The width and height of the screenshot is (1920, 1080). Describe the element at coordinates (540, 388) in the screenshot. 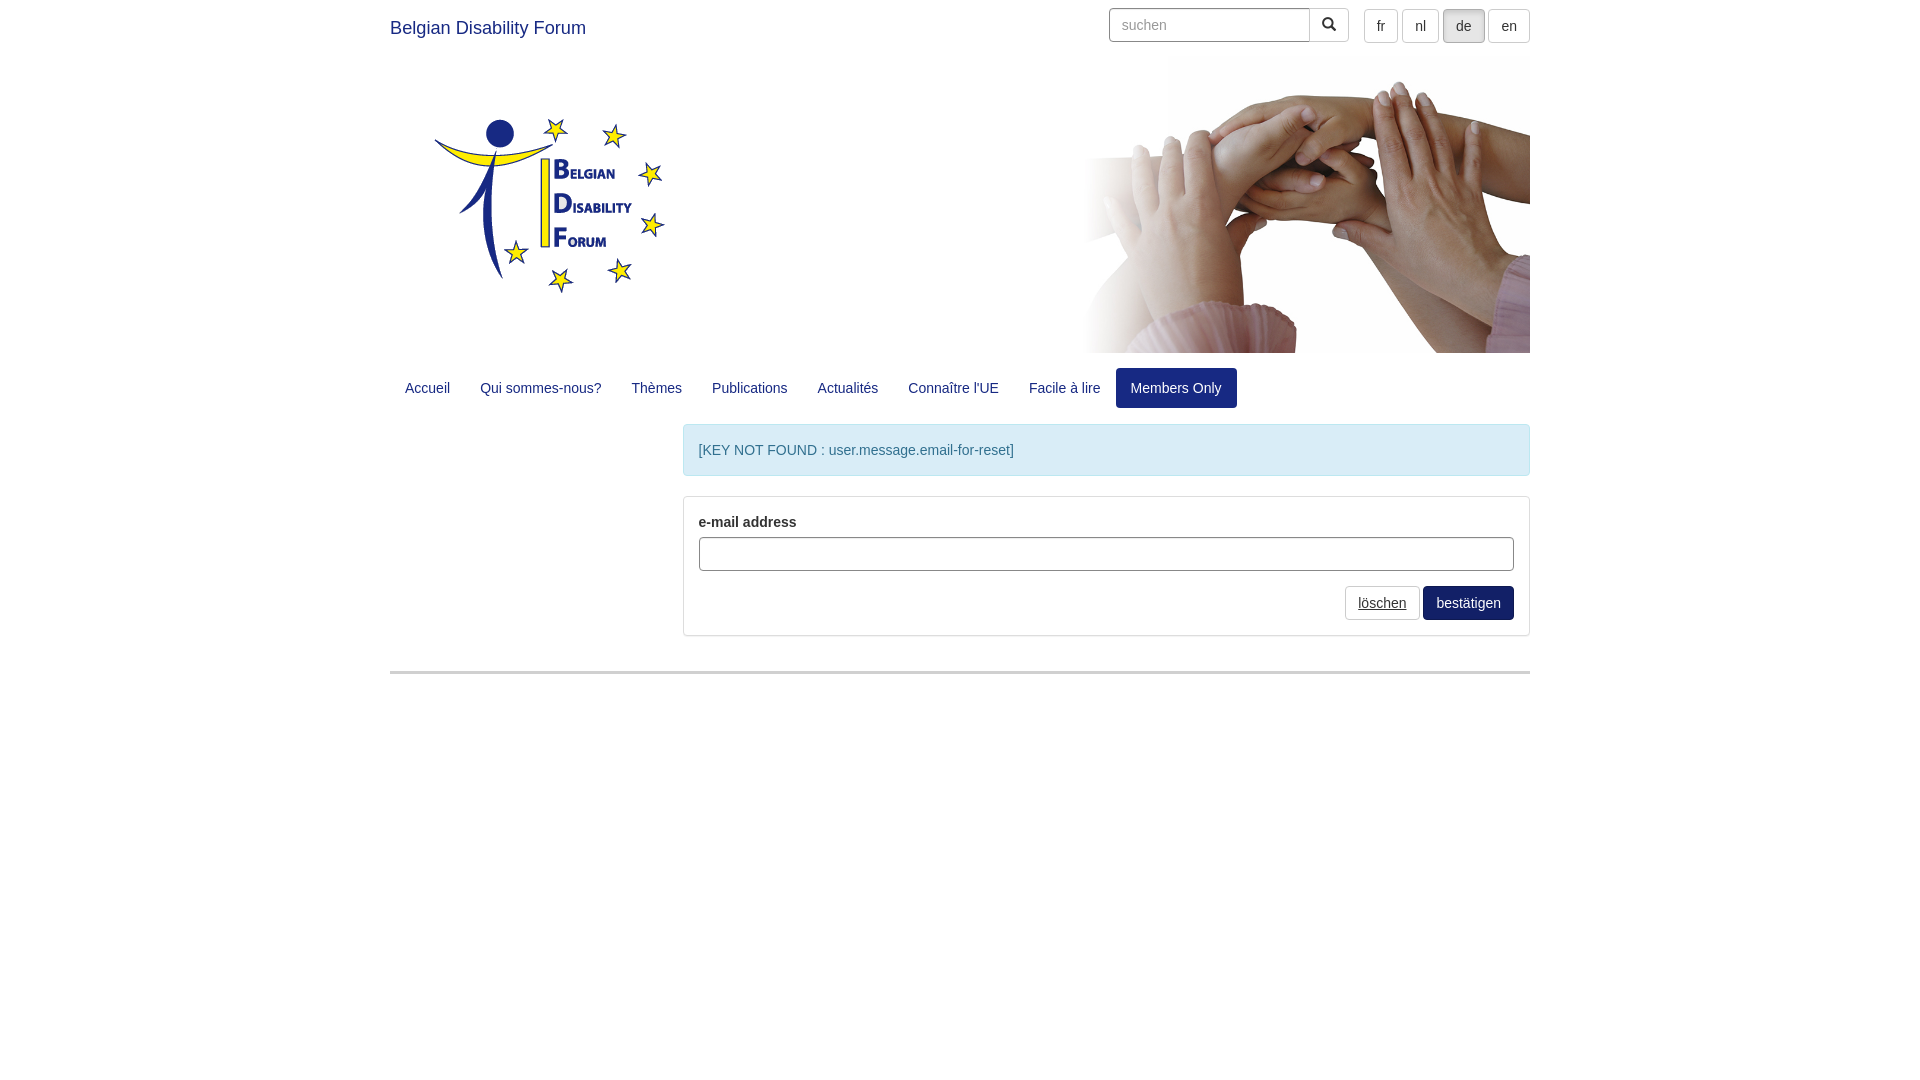

I see `'Qui sommes-nous?'` at that location.